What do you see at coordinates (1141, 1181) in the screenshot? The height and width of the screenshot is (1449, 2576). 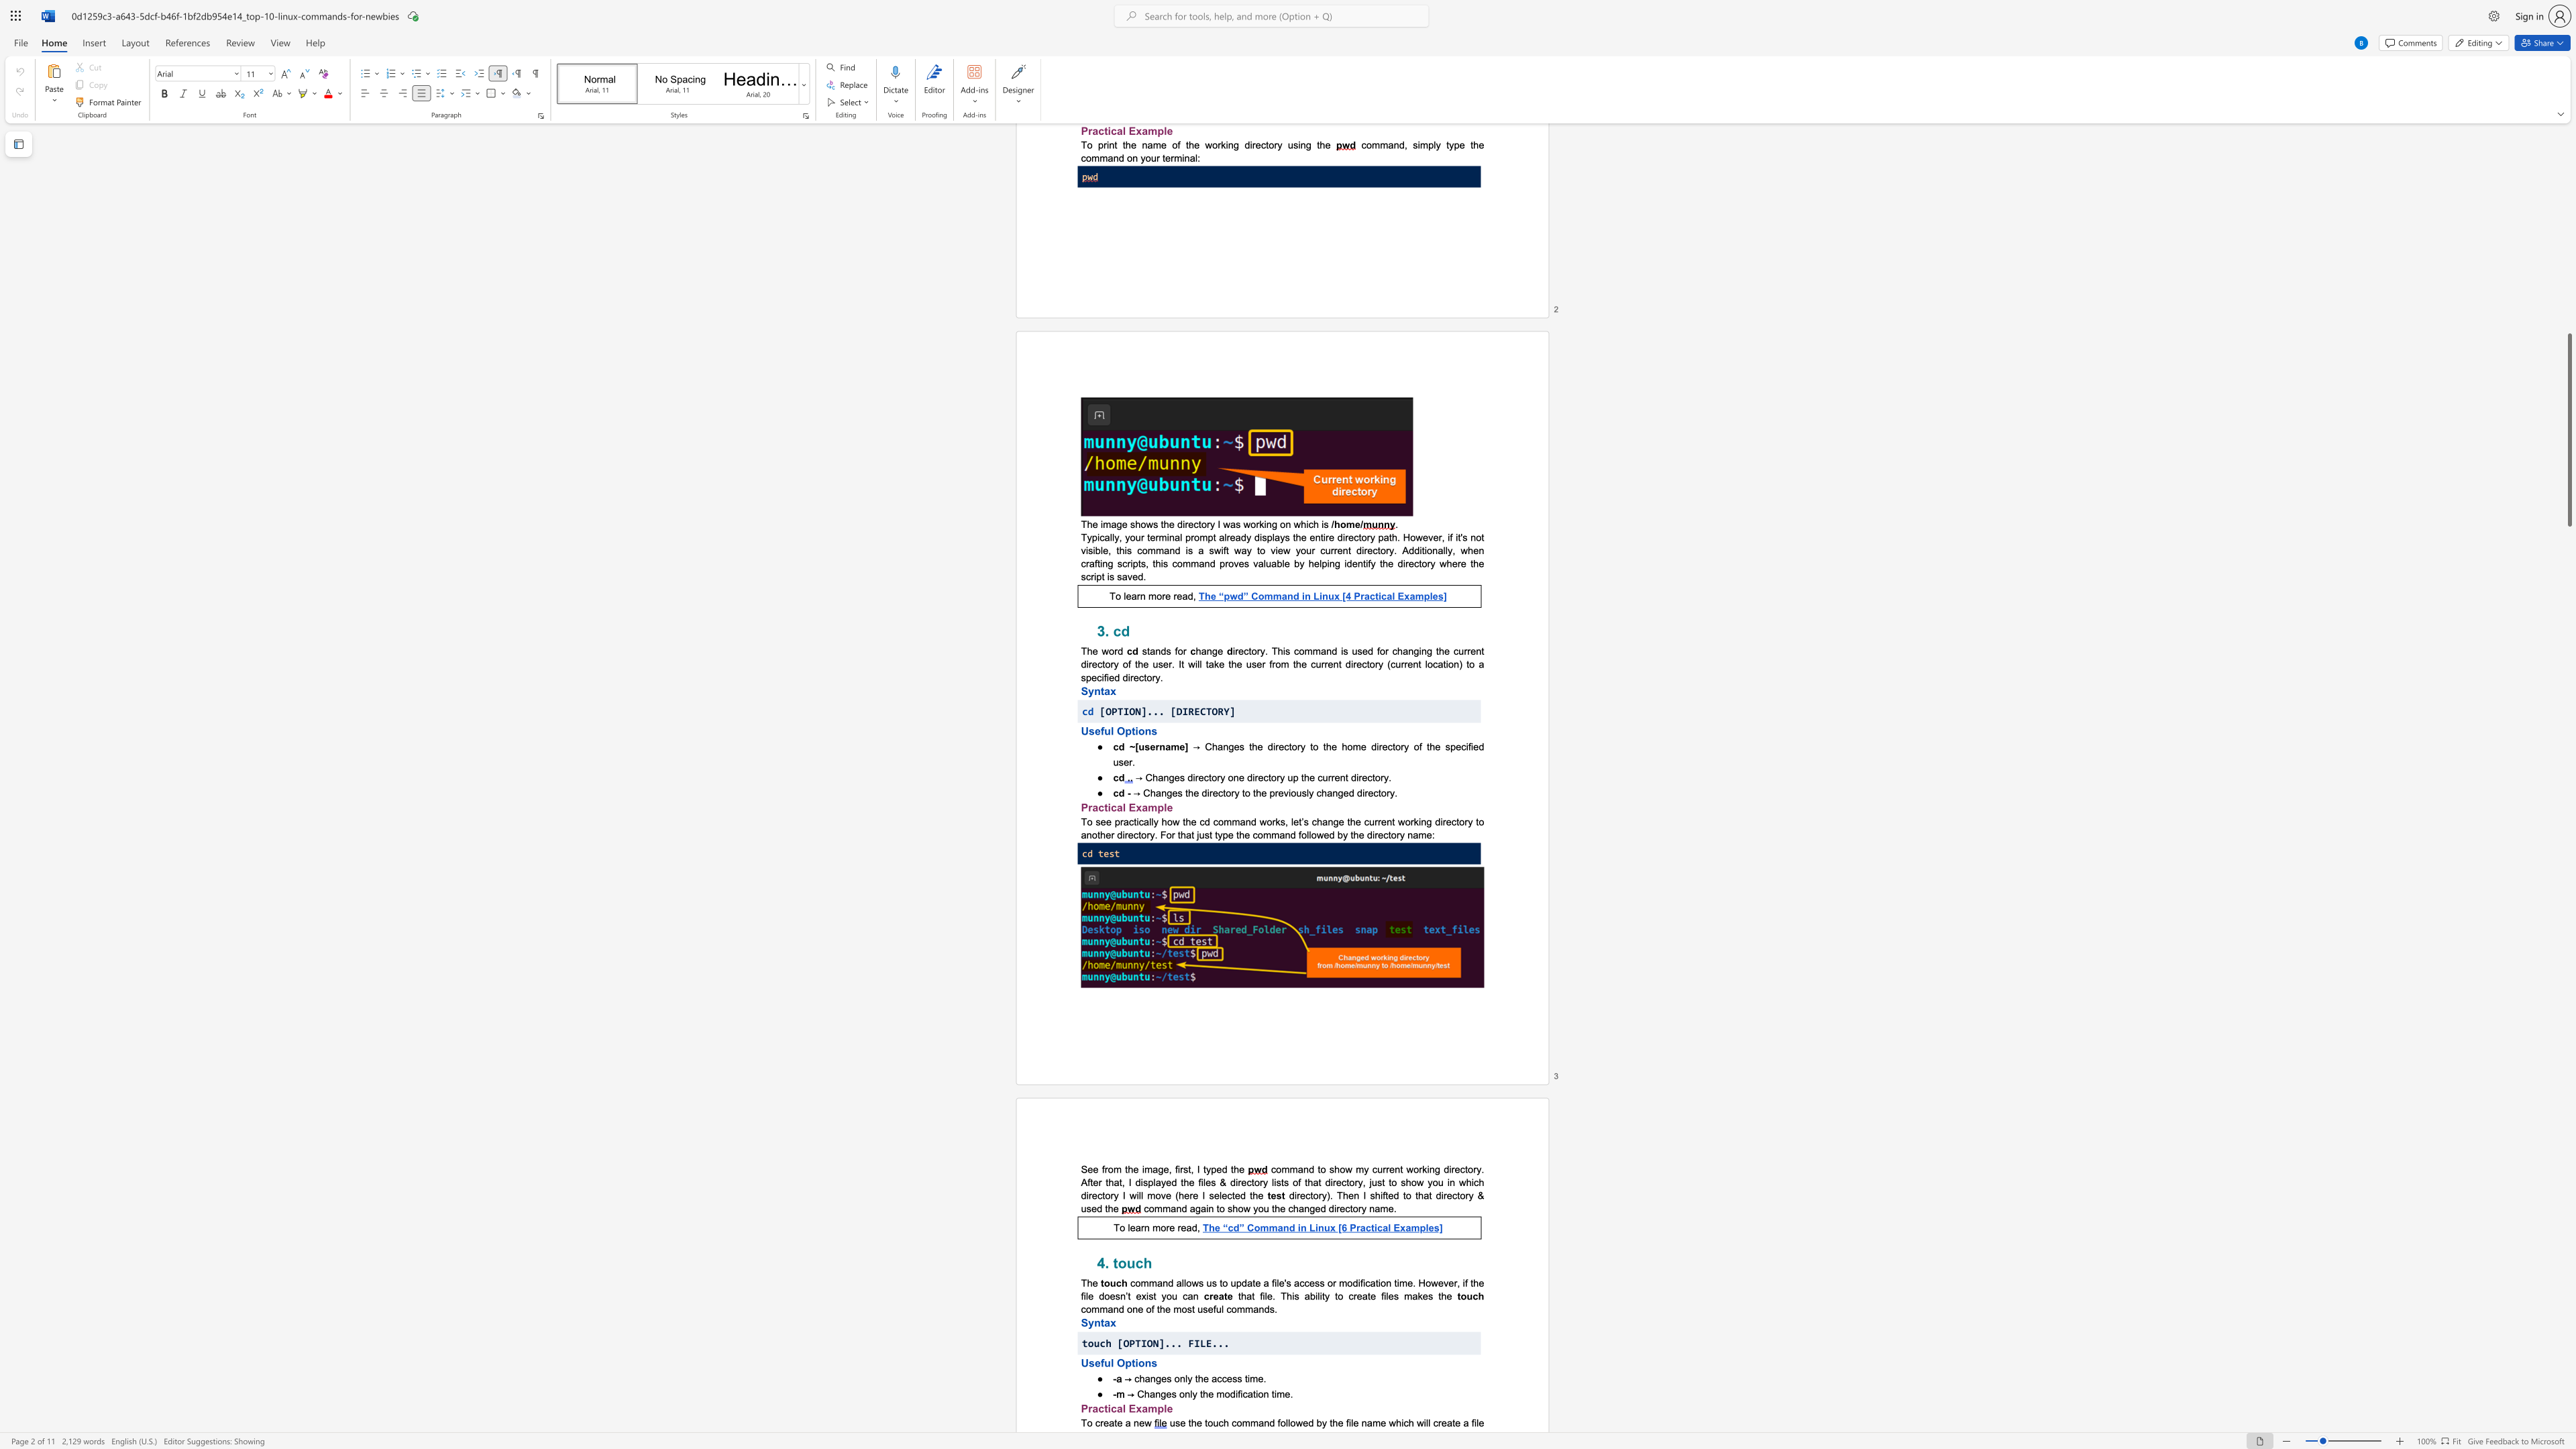 I see `the subset text "splayed the files & directory lists of that directory, just to show you in which directory I will" within the text "command to show my current working directory. After that, I displayed the files & directory lists of that directory, just to show you in which directory I will move (here I selected the"` at bounding box center [1141, 1181].